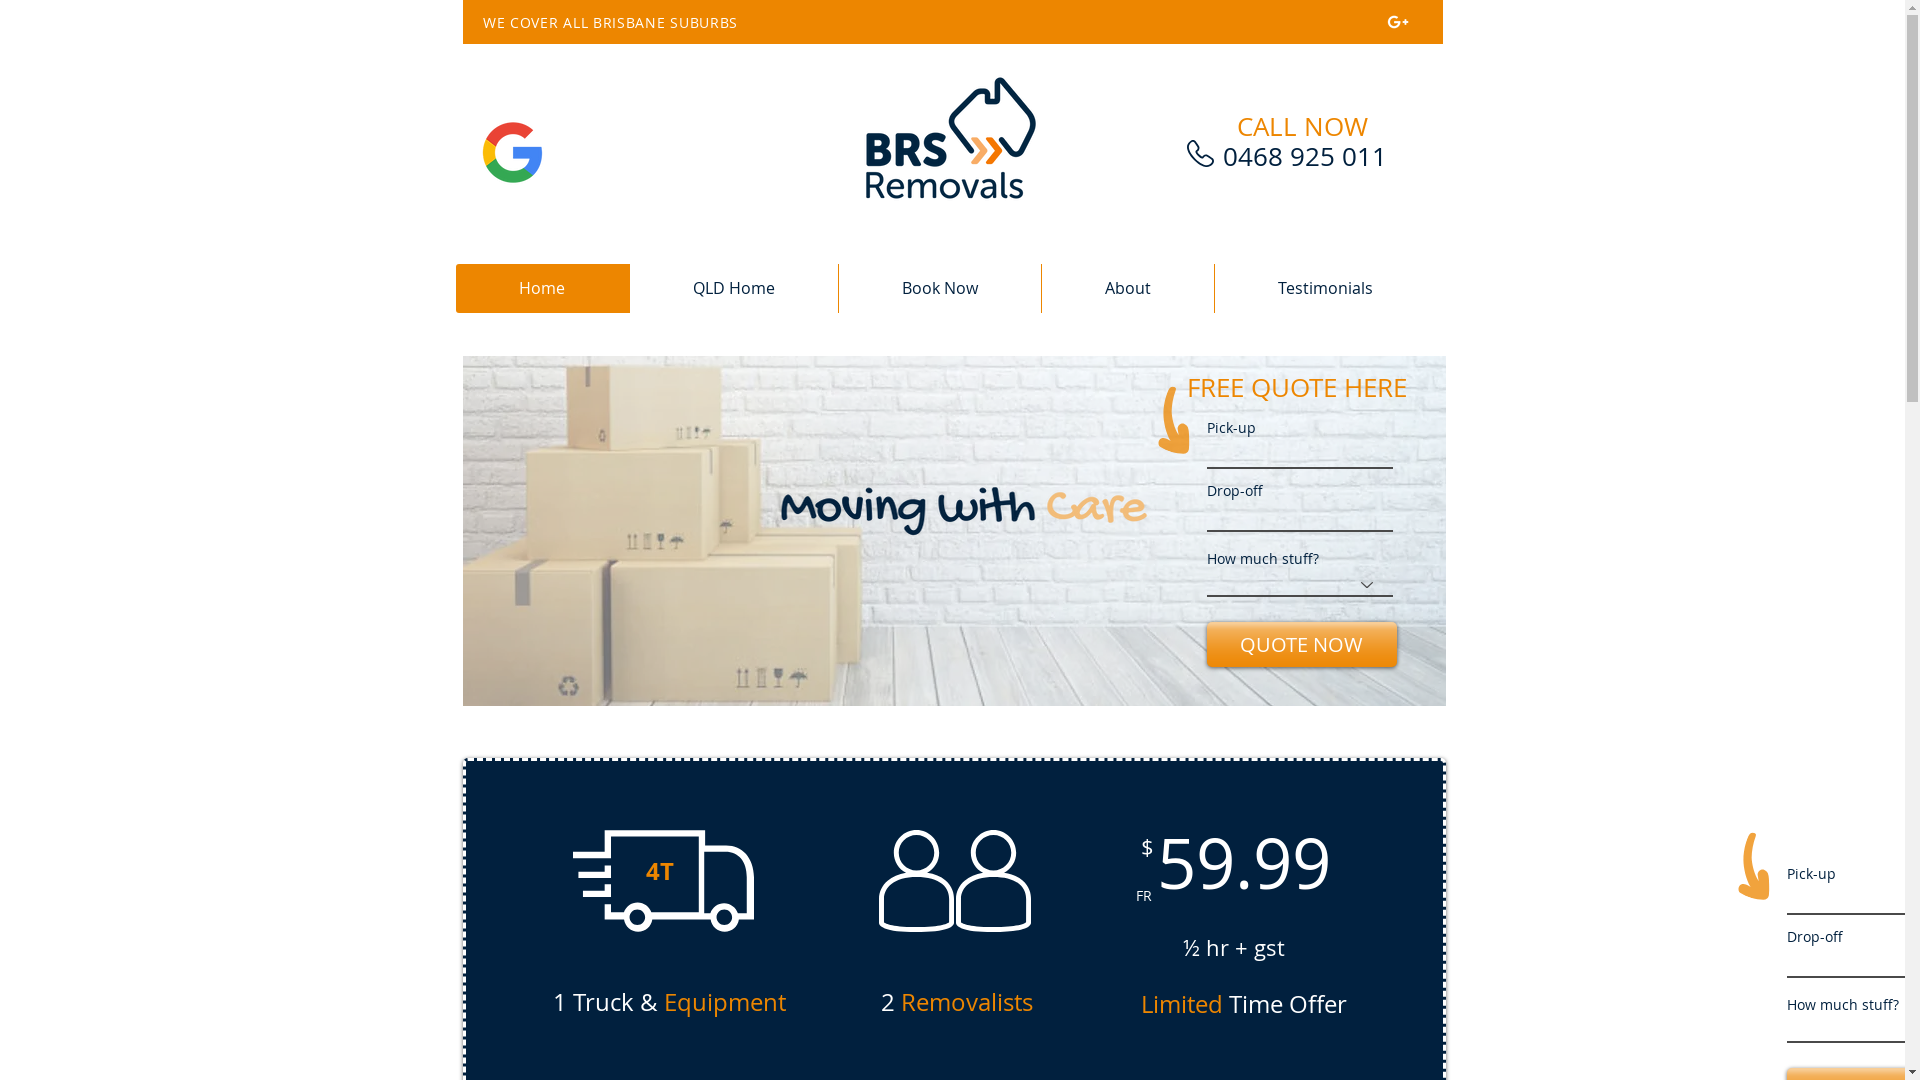 This screenshot has height=1080, width=1920. Describe the element at coordinates (731, 288) in the screenshot. I see `'QLD Home'` at that location.